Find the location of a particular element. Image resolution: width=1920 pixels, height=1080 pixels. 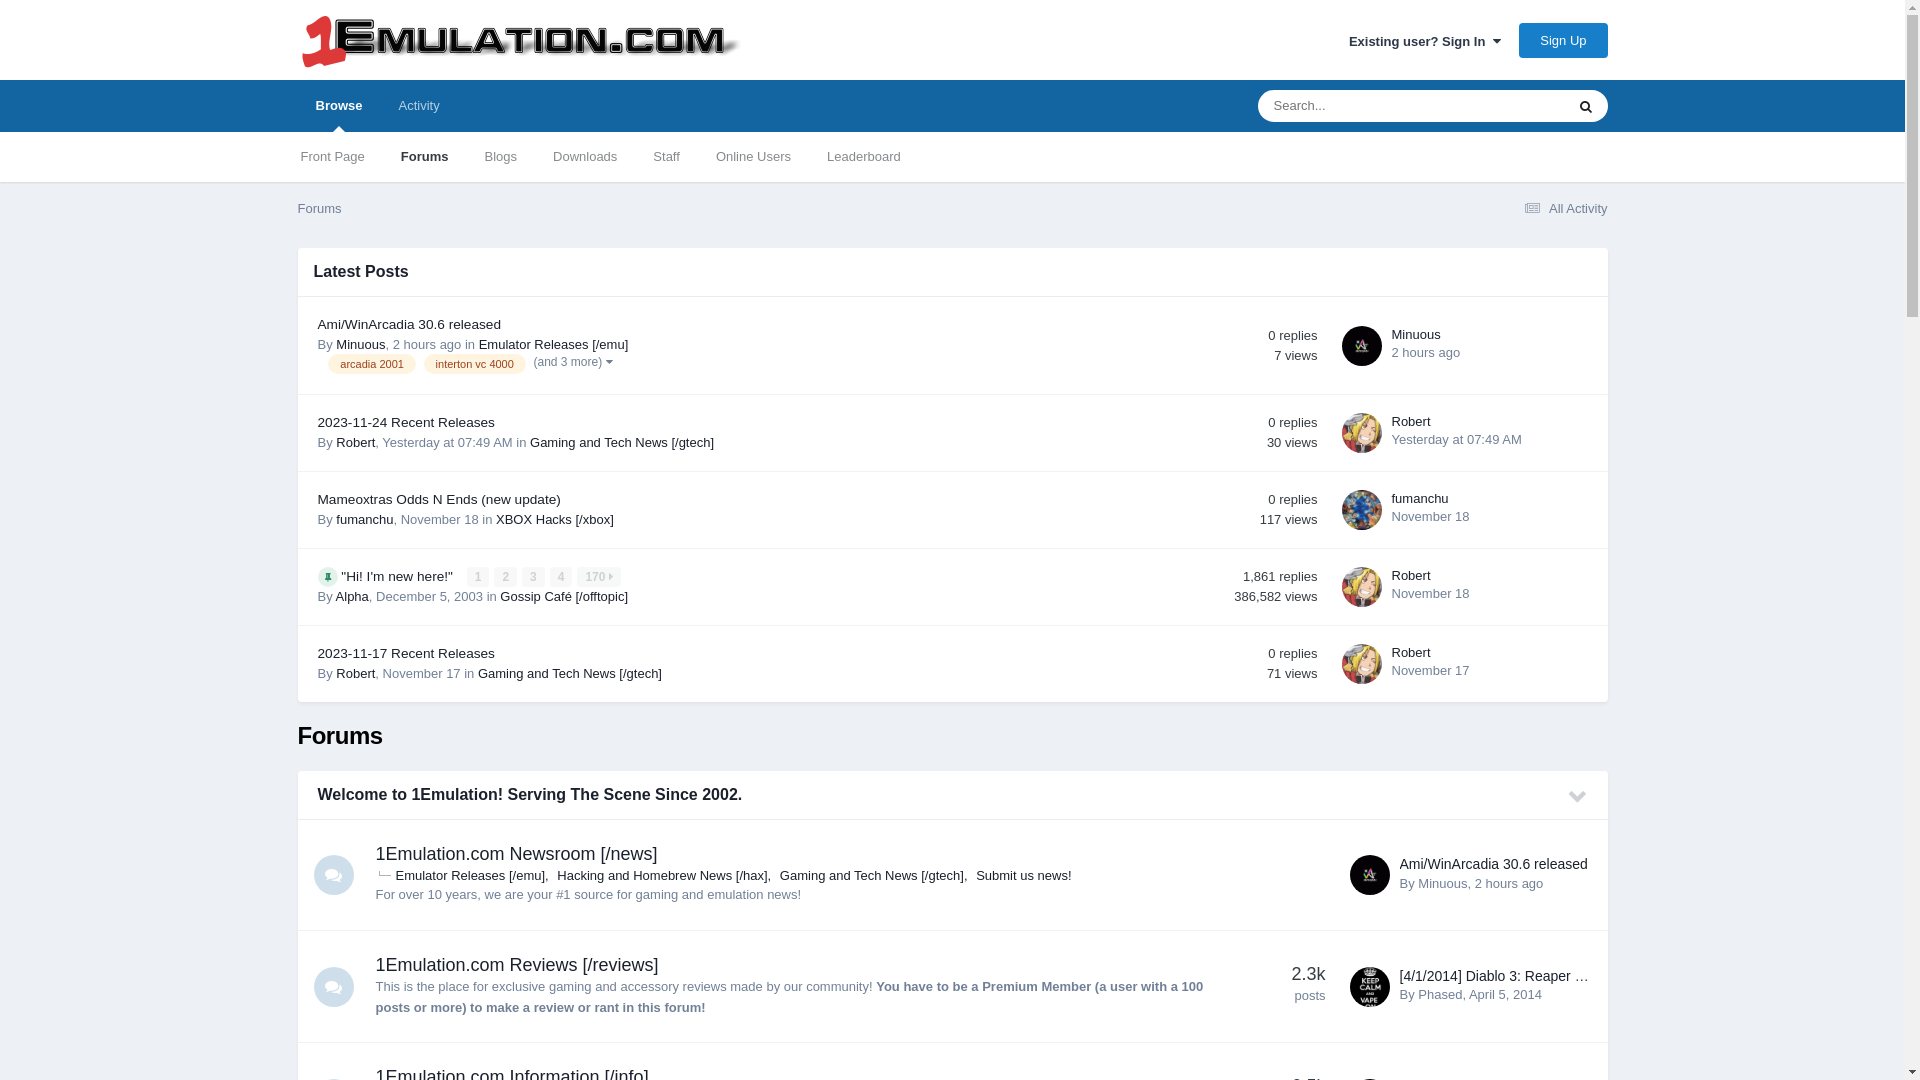

'Alpha' is located at coordinates (352, 595).